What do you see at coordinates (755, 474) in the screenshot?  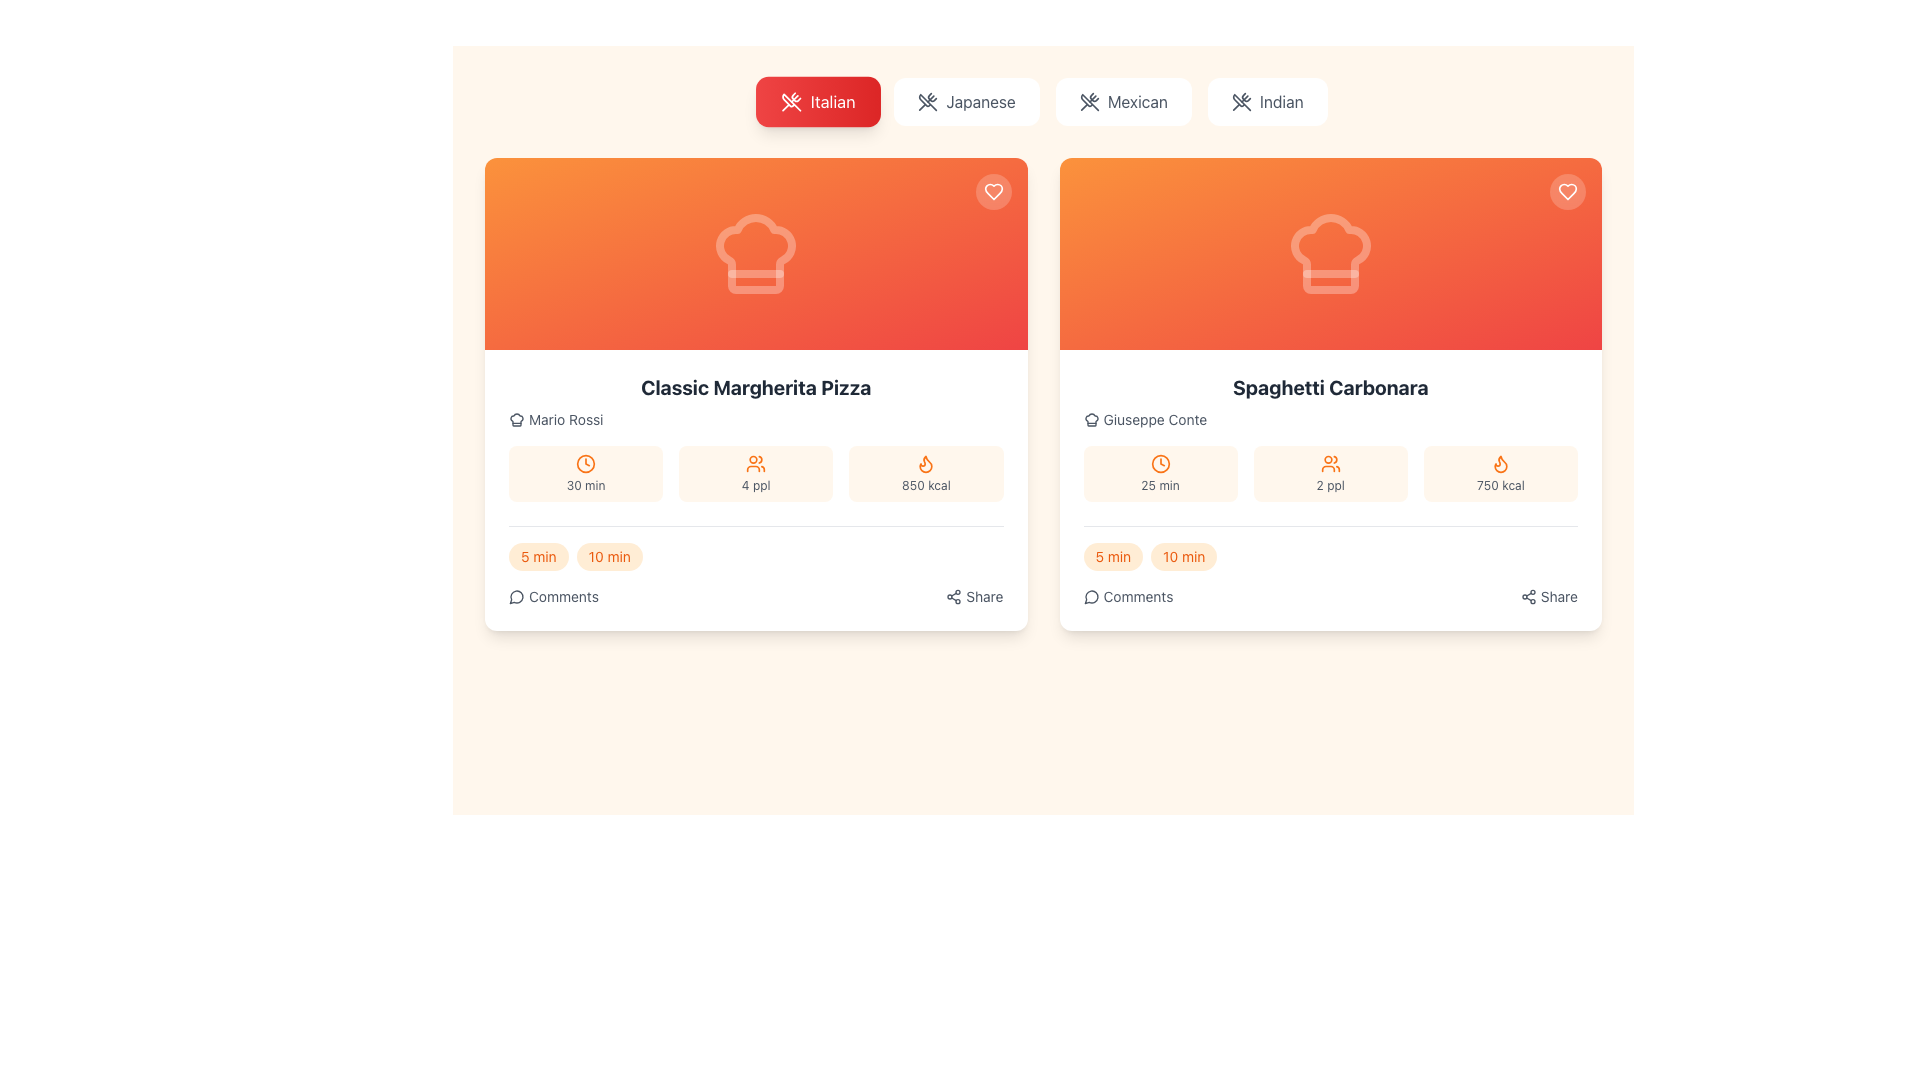 I see `details from the Summary Details Section for the 'Classic Margherita Pizza' recipe, which contains icons and descriptions for time, number of people, and calories` at bounding box center [755, 474].